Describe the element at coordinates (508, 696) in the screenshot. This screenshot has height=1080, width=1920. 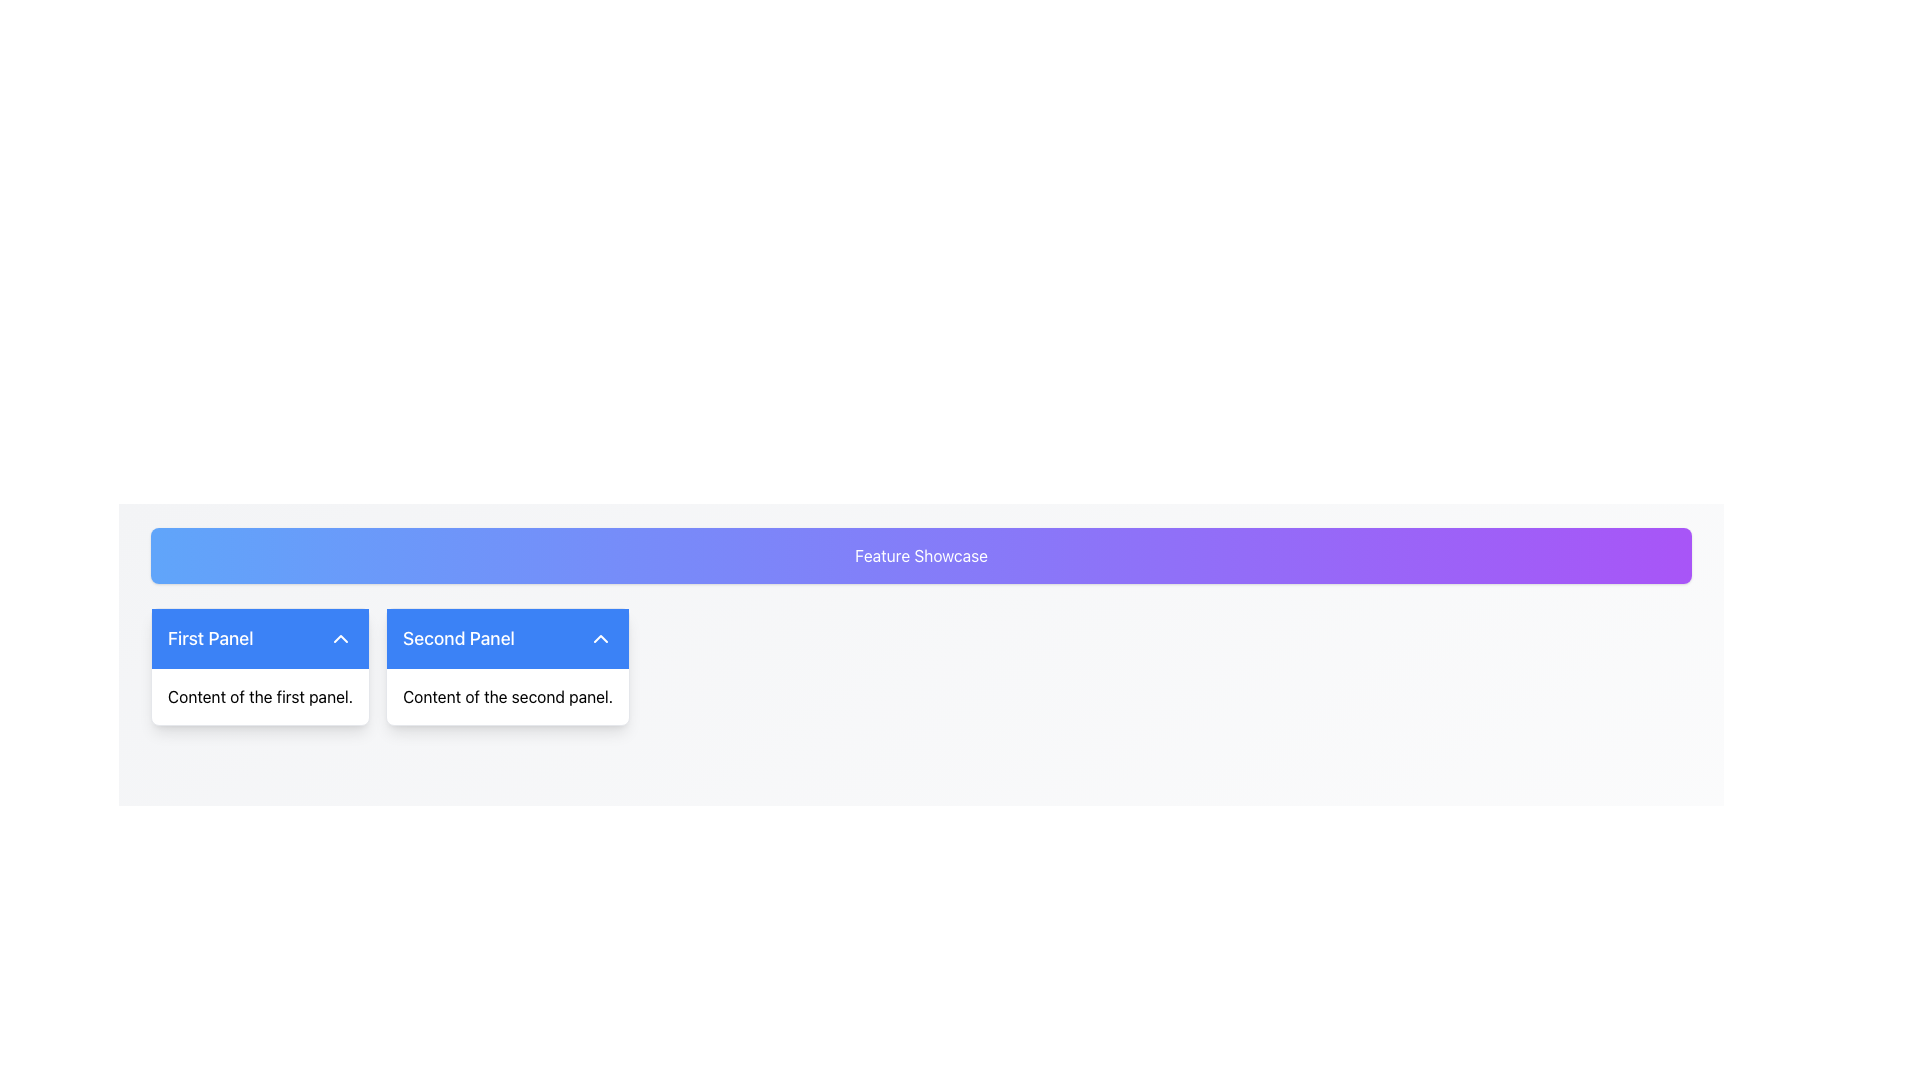
I see `text displayed in the text block that shows 'Content of the second panel.' located in the lower half of the 'Second Panel' section` at that location.